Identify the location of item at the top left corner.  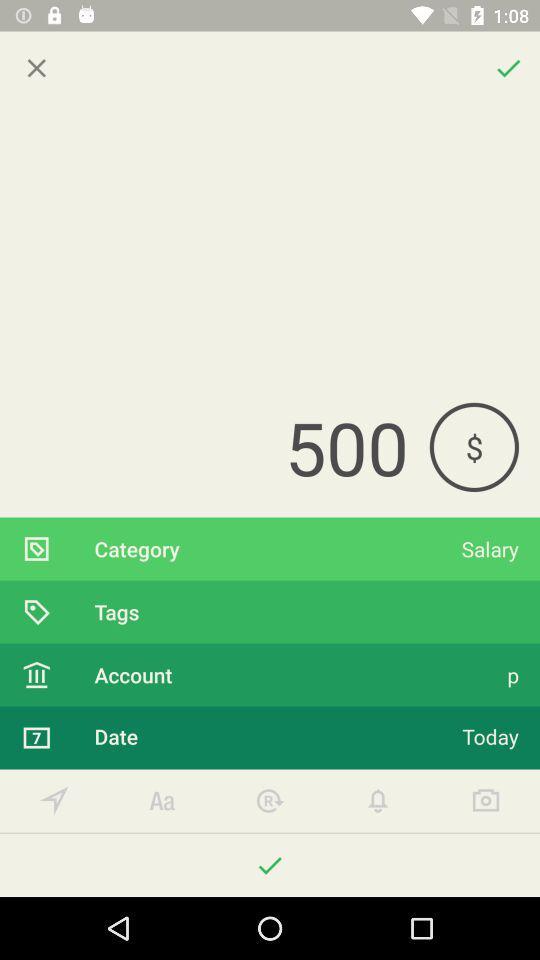
(36, 68).